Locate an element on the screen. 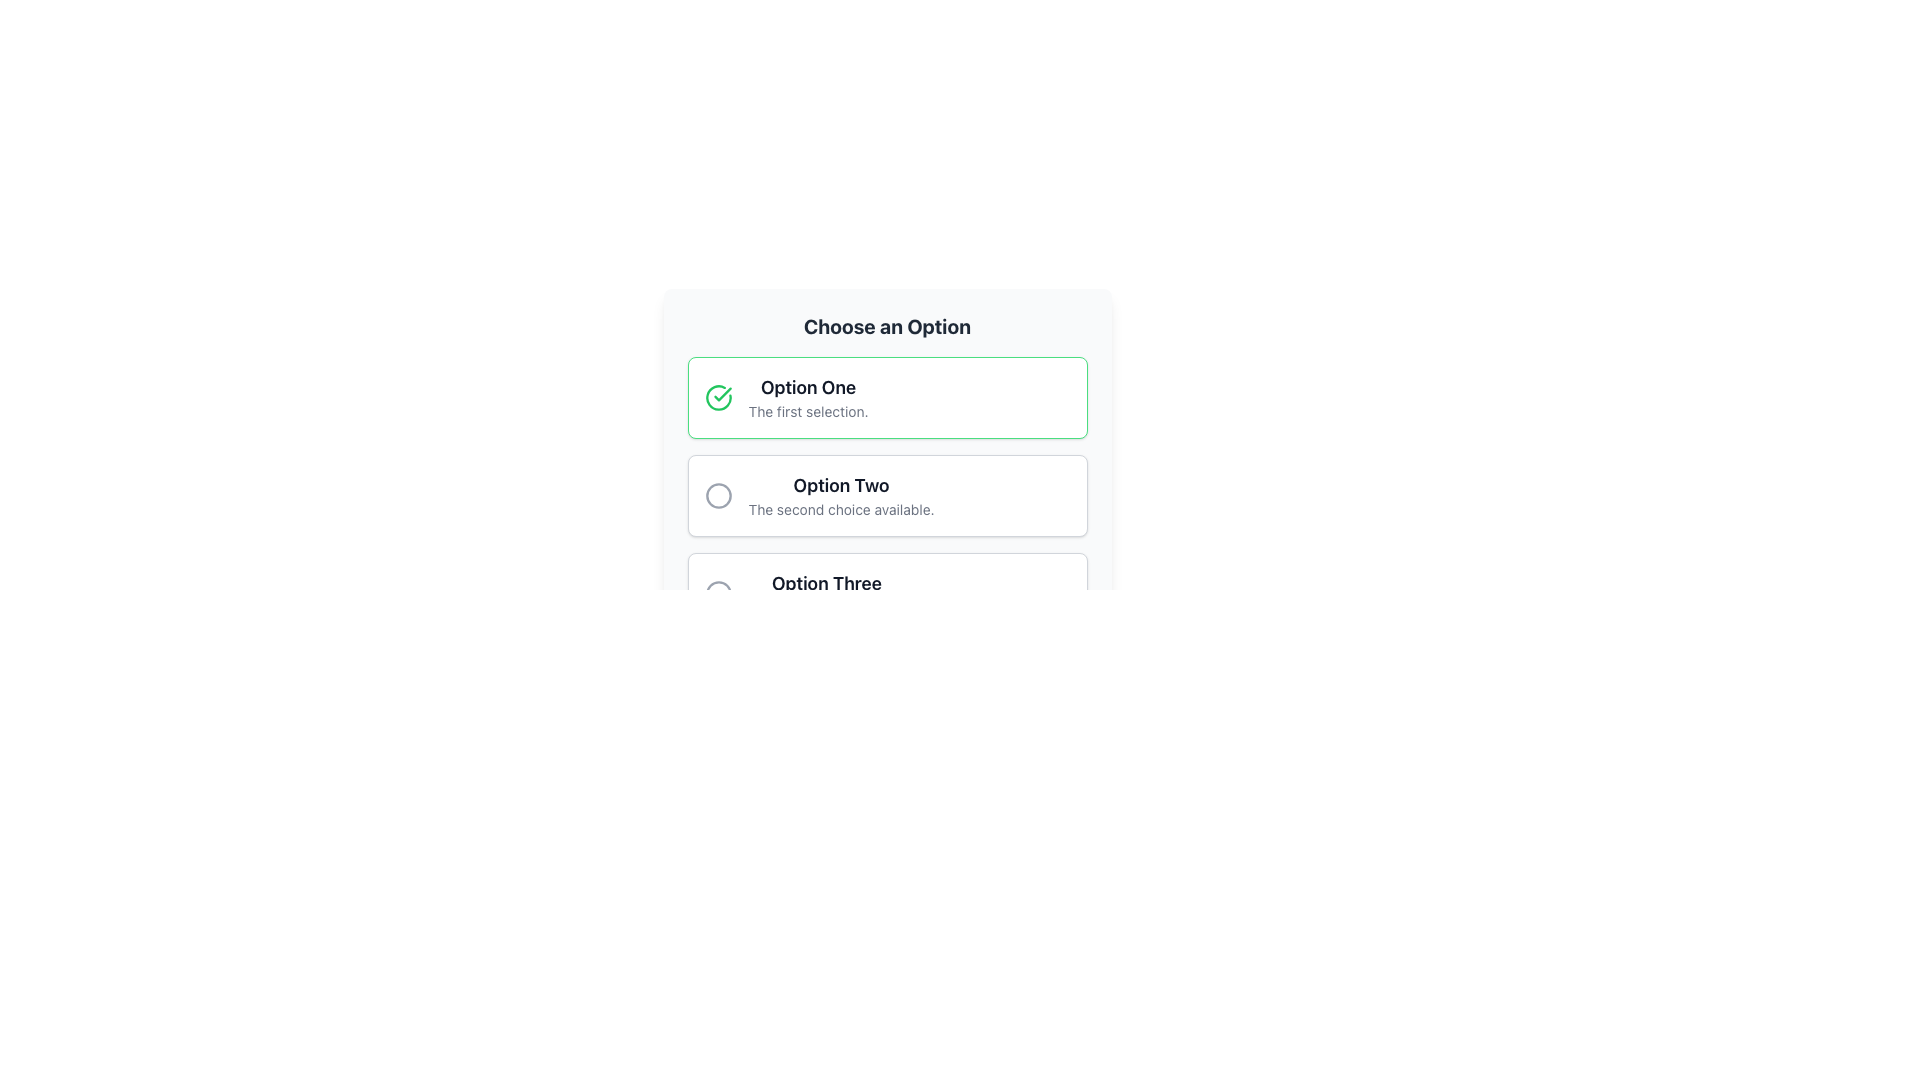 The height and width of the screenshot is (1080, 1920). the decorative icon for the third option in the vertical list of options is located at coordinates (718, 593).